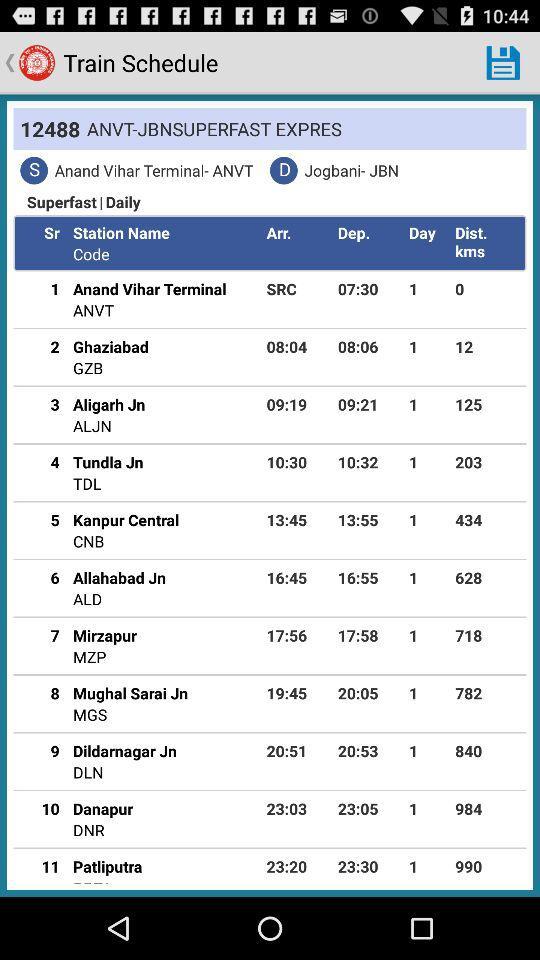  I want to click on the 11 icon, so click(43, 865).